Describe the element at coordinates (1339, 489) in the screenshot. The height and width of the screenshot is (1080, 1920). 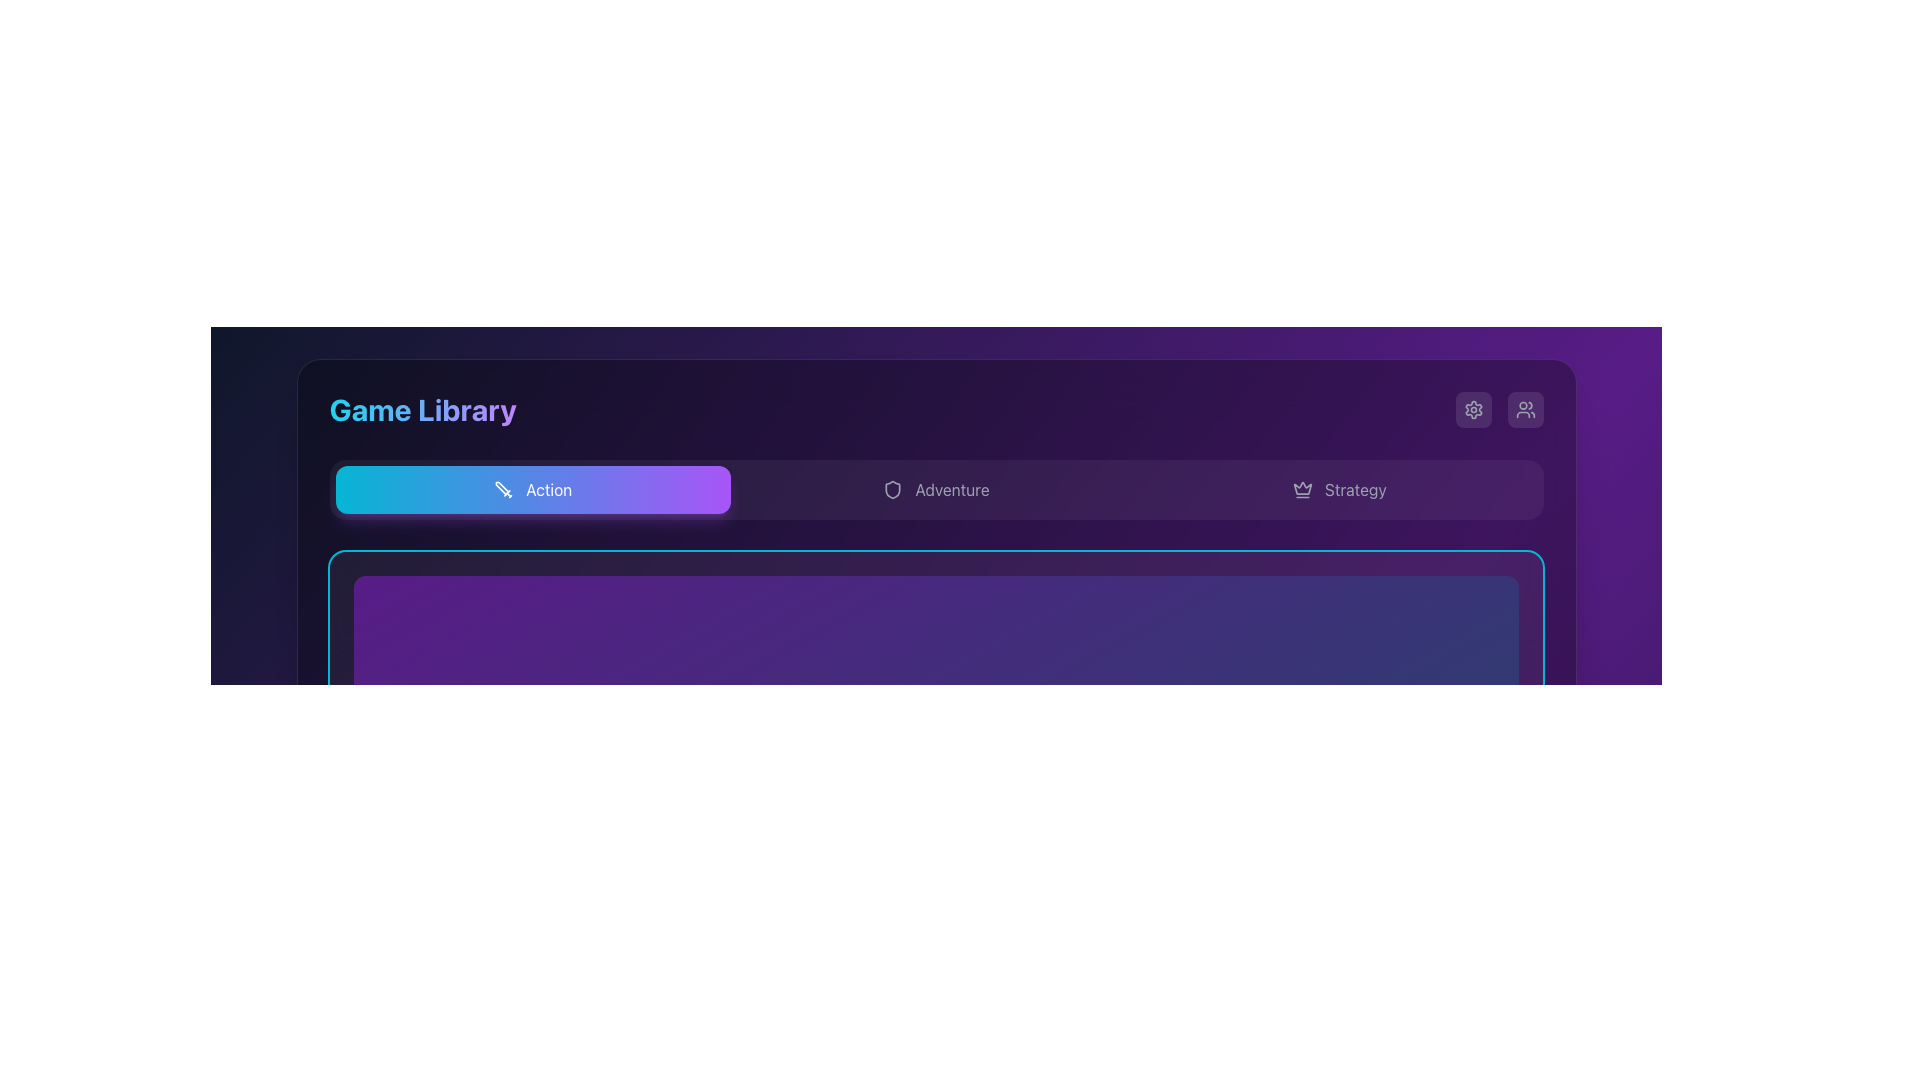
I see `the 'Strategy' button, which is the rightmost button in a horizontal row of three buttons labeled 'Action', 'Adventure', and 'Strategy'` at that location.